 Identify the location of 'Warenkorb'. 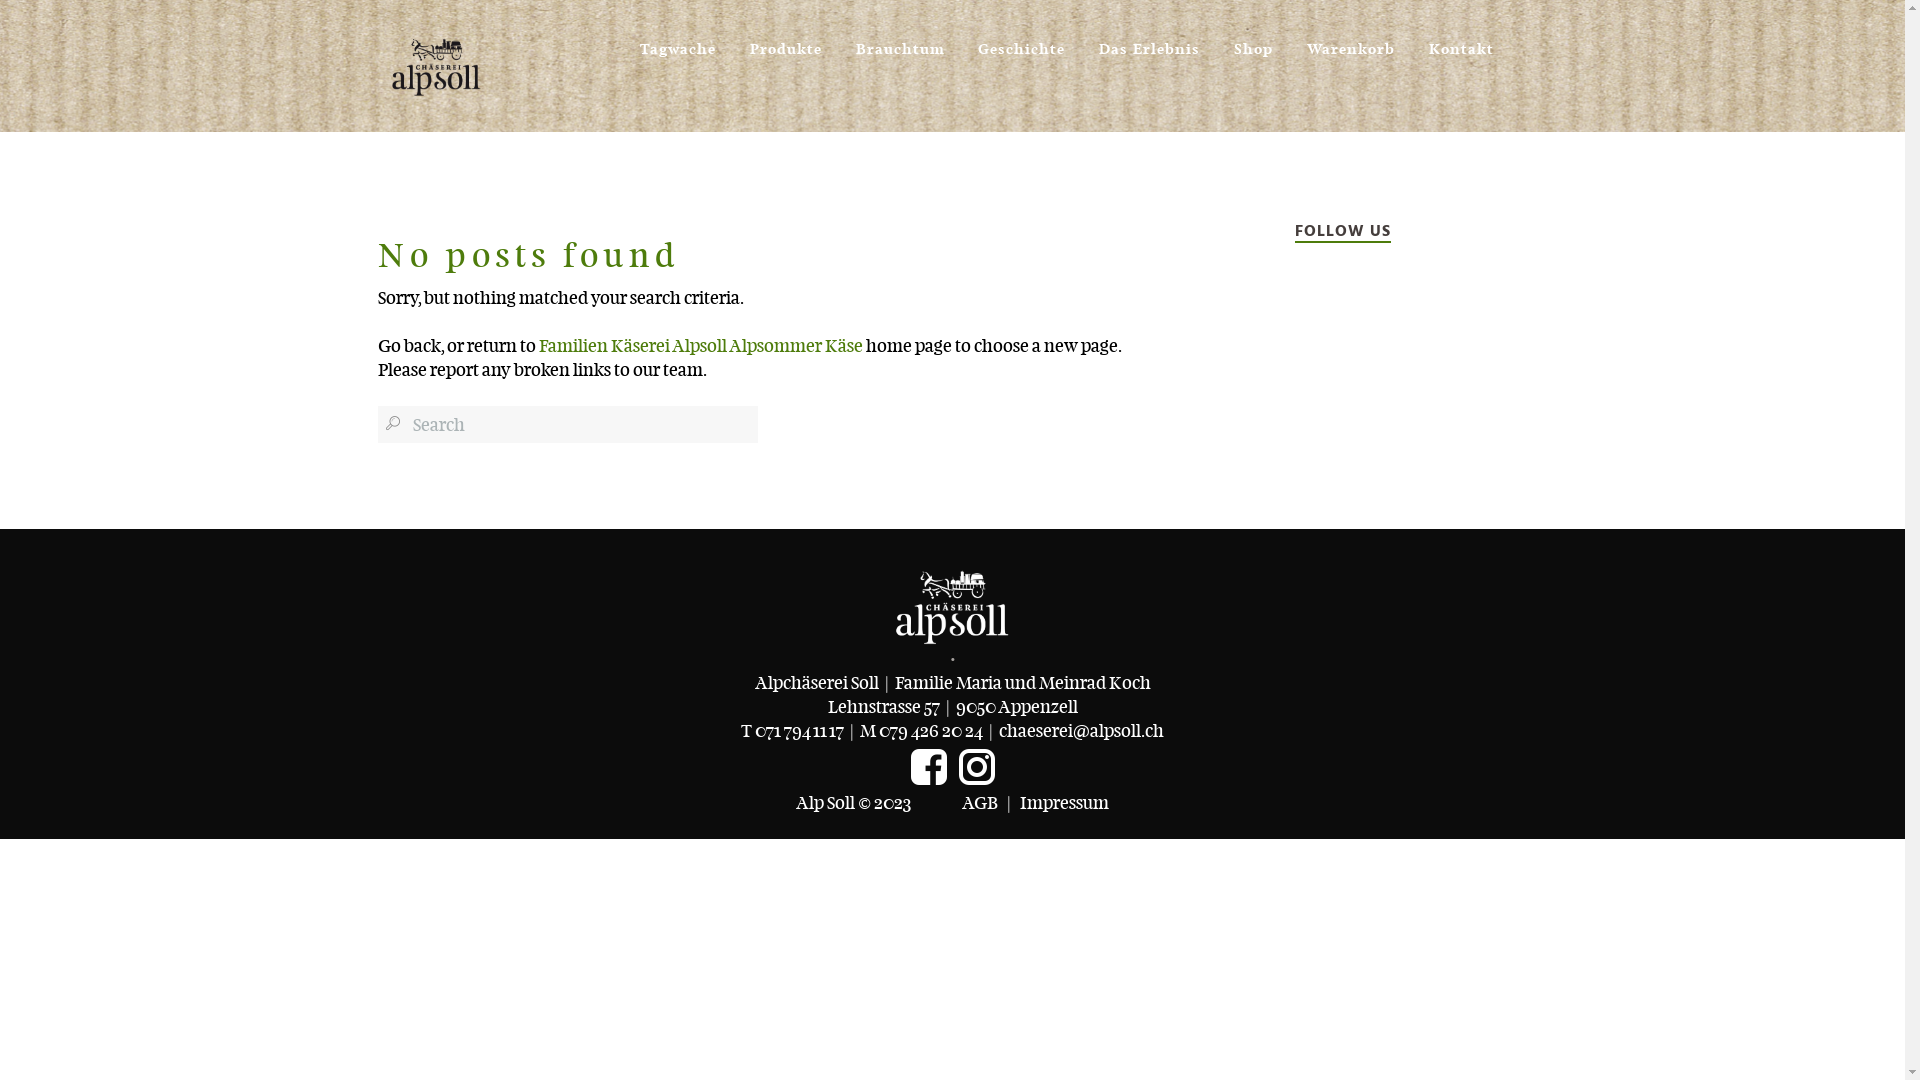
(1350, 40).